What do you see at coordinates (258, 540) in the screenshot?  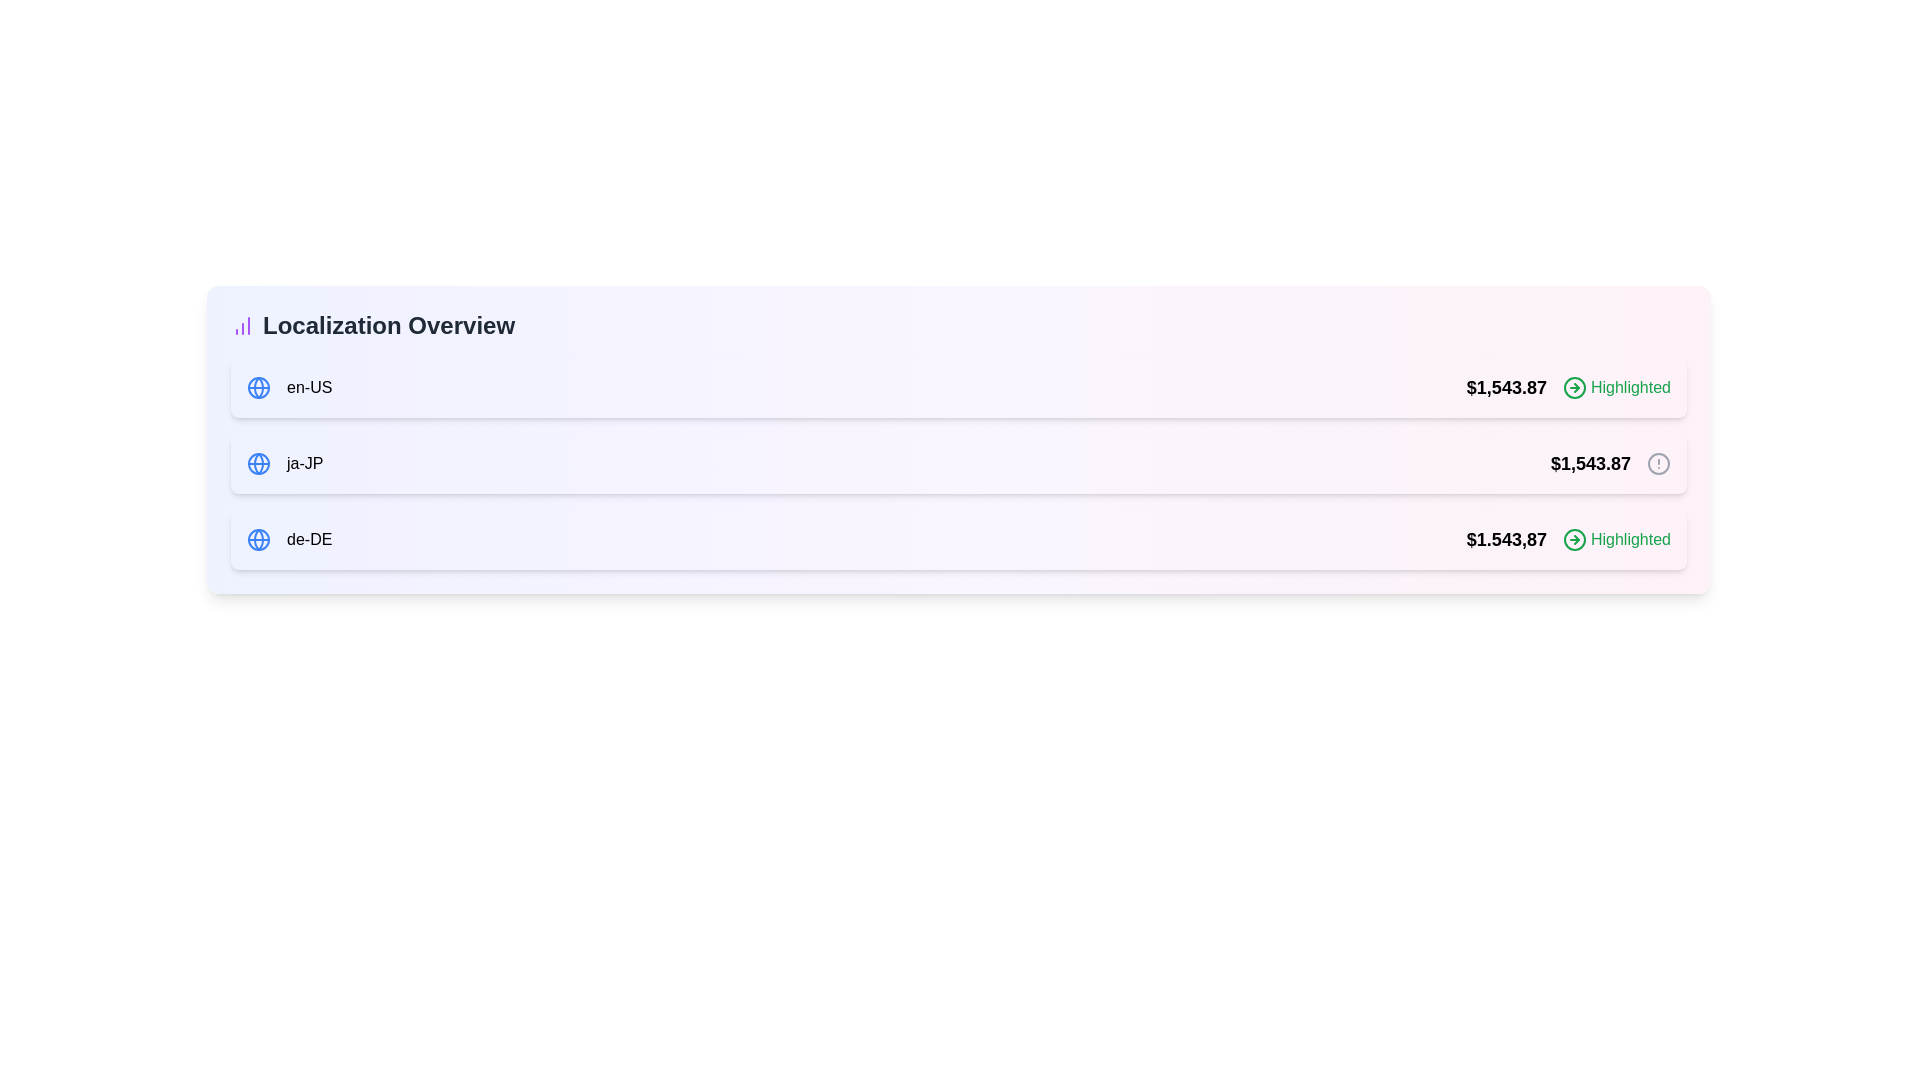 I see `the graphical globe icon in the Localization Overview list, which is the leftmost component of the third row` at bounding box center [258, 540].